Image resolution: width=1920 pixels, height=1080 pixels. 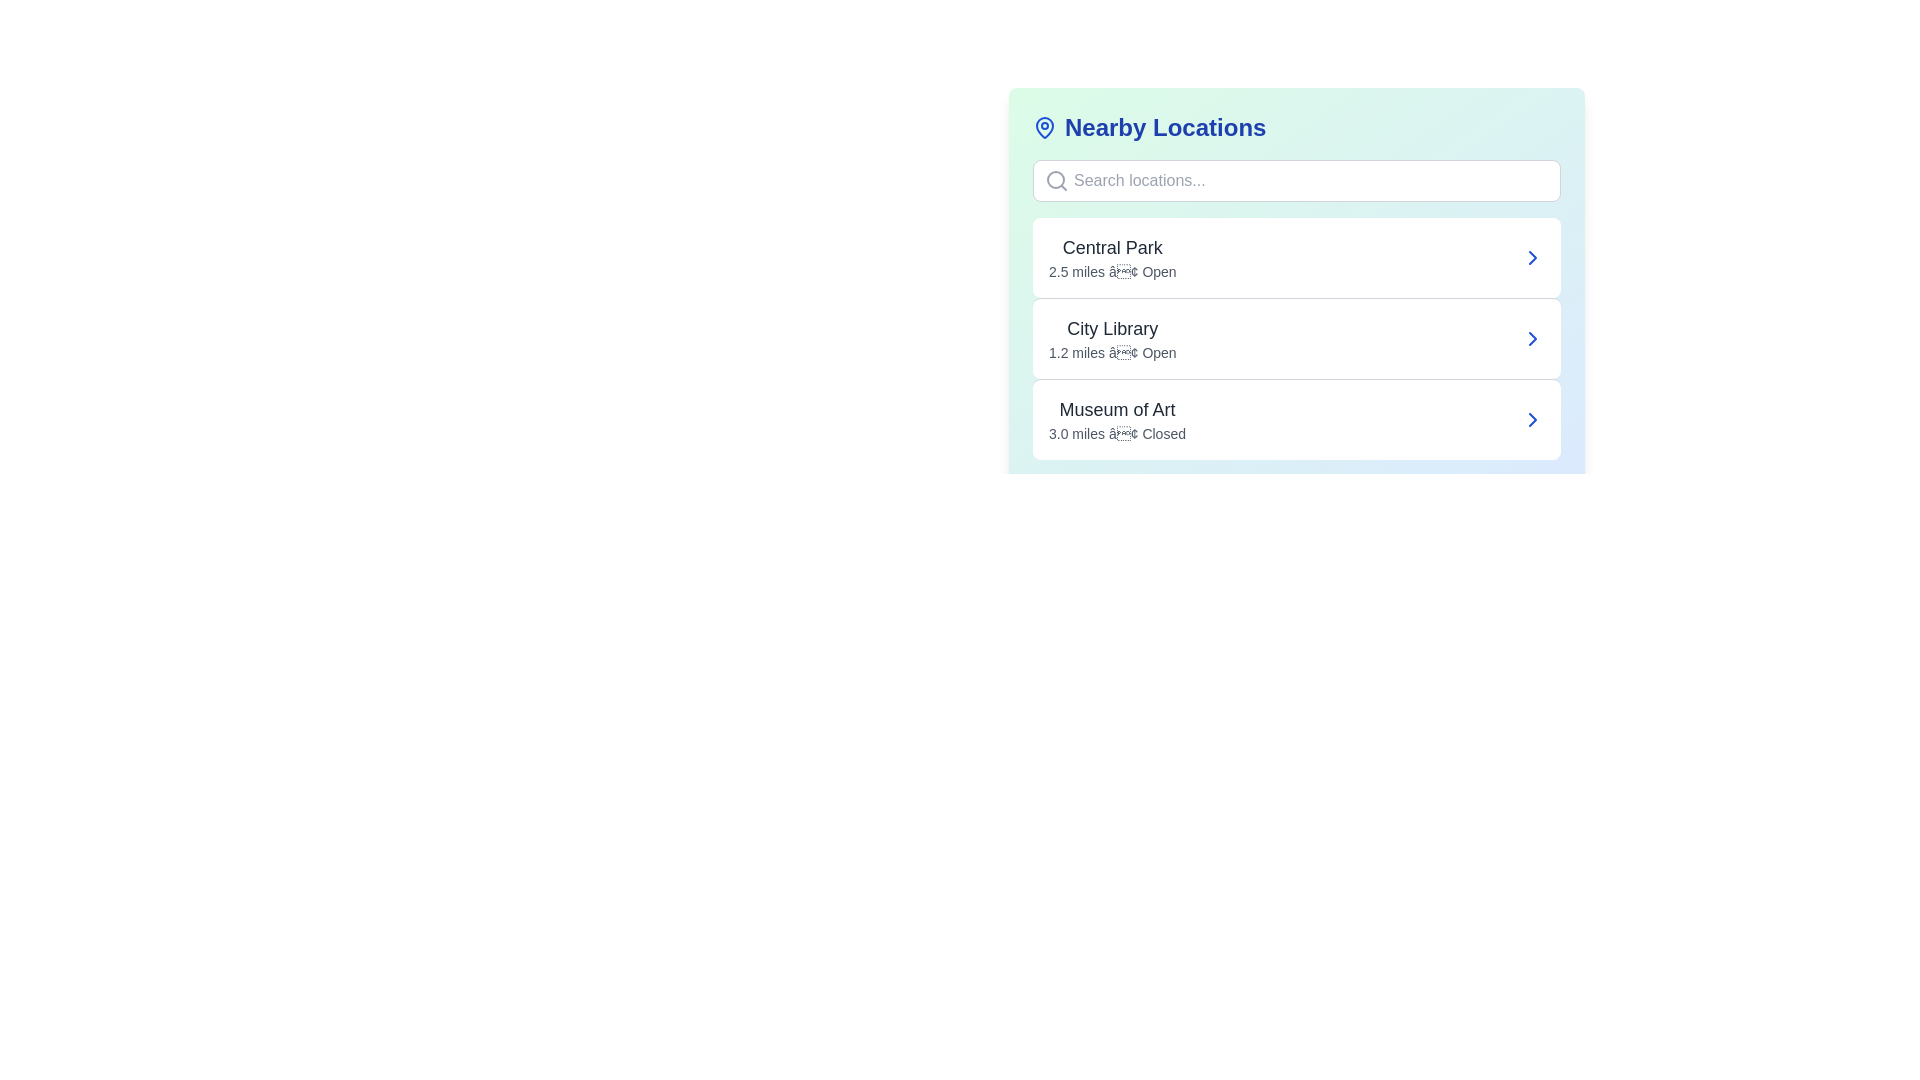 I want to click on the small right-facing arrow icon located in the right section of the first list item labeled 'Central Park', so click(x=1531, y=257).